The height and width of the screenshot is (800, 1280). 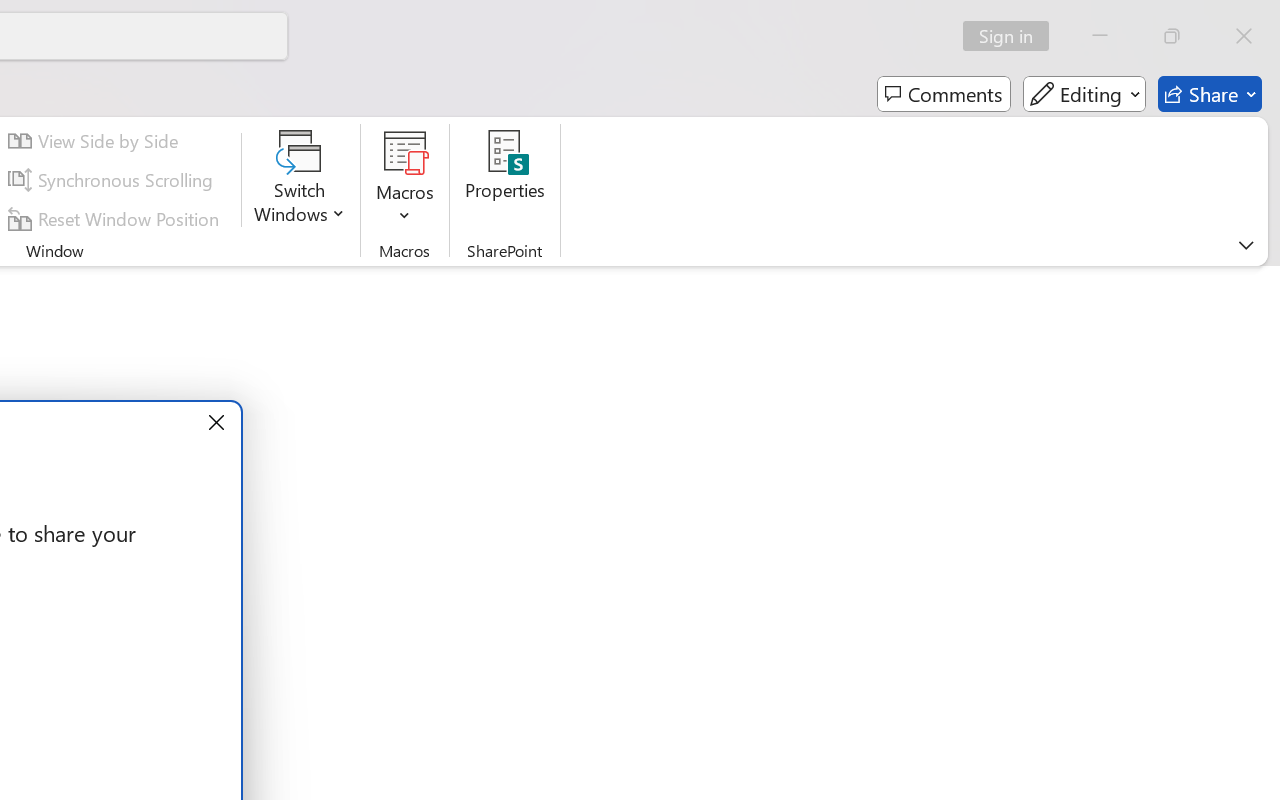 What do you see at coordinates (113, 179) in the screenshot?
I see `'Synchronous Scrolling'` at bounding box center [113, 179].